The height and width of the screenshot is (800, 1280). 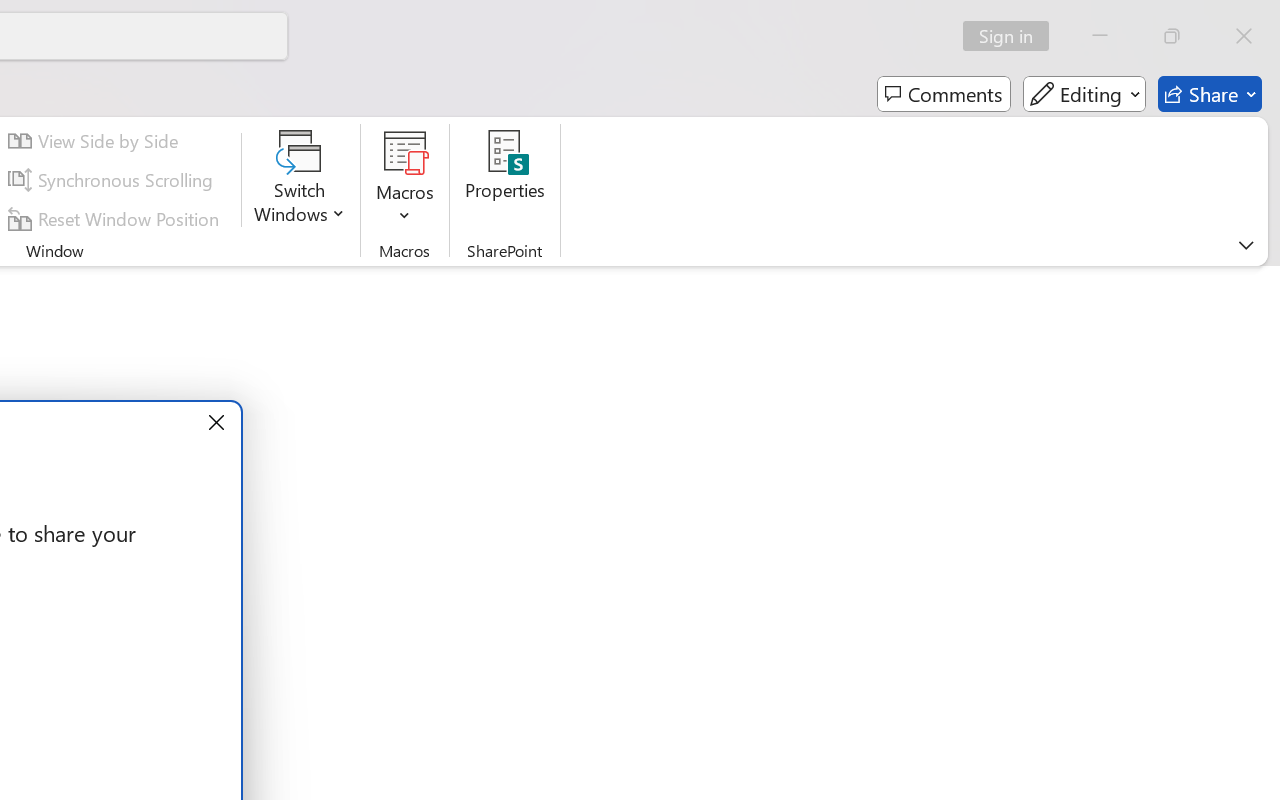 What do you see at coordinates (113, 179) in the screenshot?
I see `'Synchronous Scrolling'` at bounding box center [113, 179].